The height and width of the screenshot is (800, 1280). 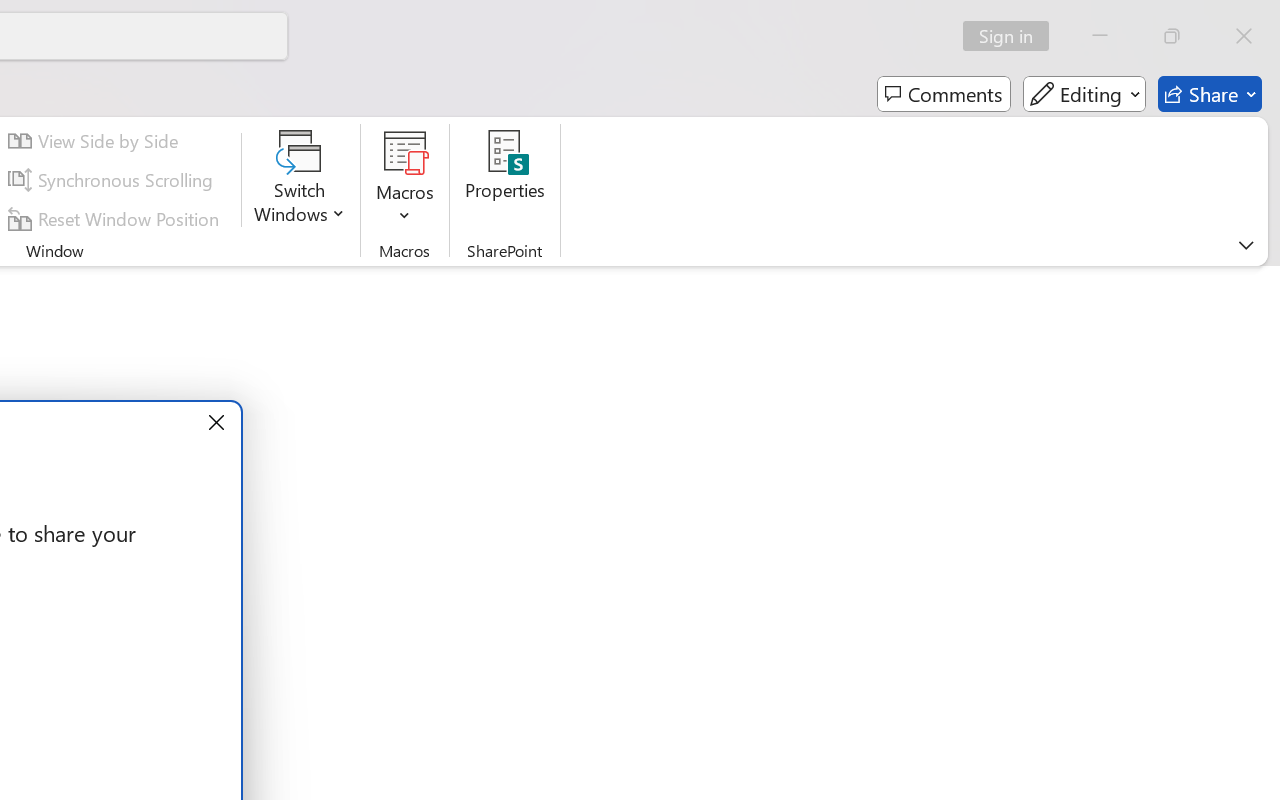 What do you see at coordinates (113, 179) in the screenshot?
I see `'Synchronous Scrolling'` at bounding box center [113, 179].